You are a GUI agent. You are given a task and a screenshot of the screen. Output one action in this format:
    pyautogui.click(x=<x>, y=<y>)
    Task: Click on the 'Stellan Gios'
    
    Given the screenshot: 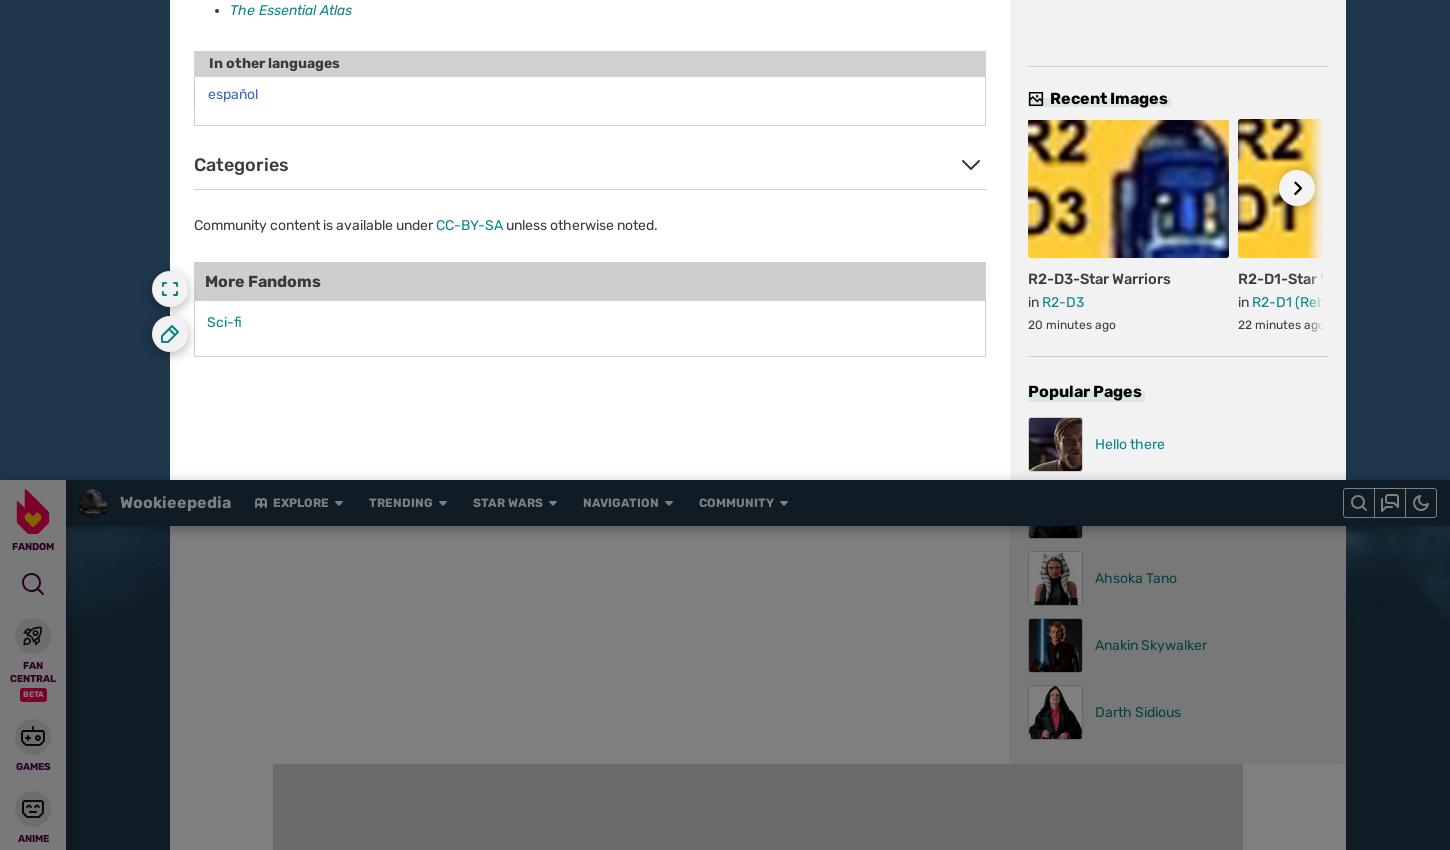 What is the action you would take?
    pyautogui.click(x=272, y=268)
    